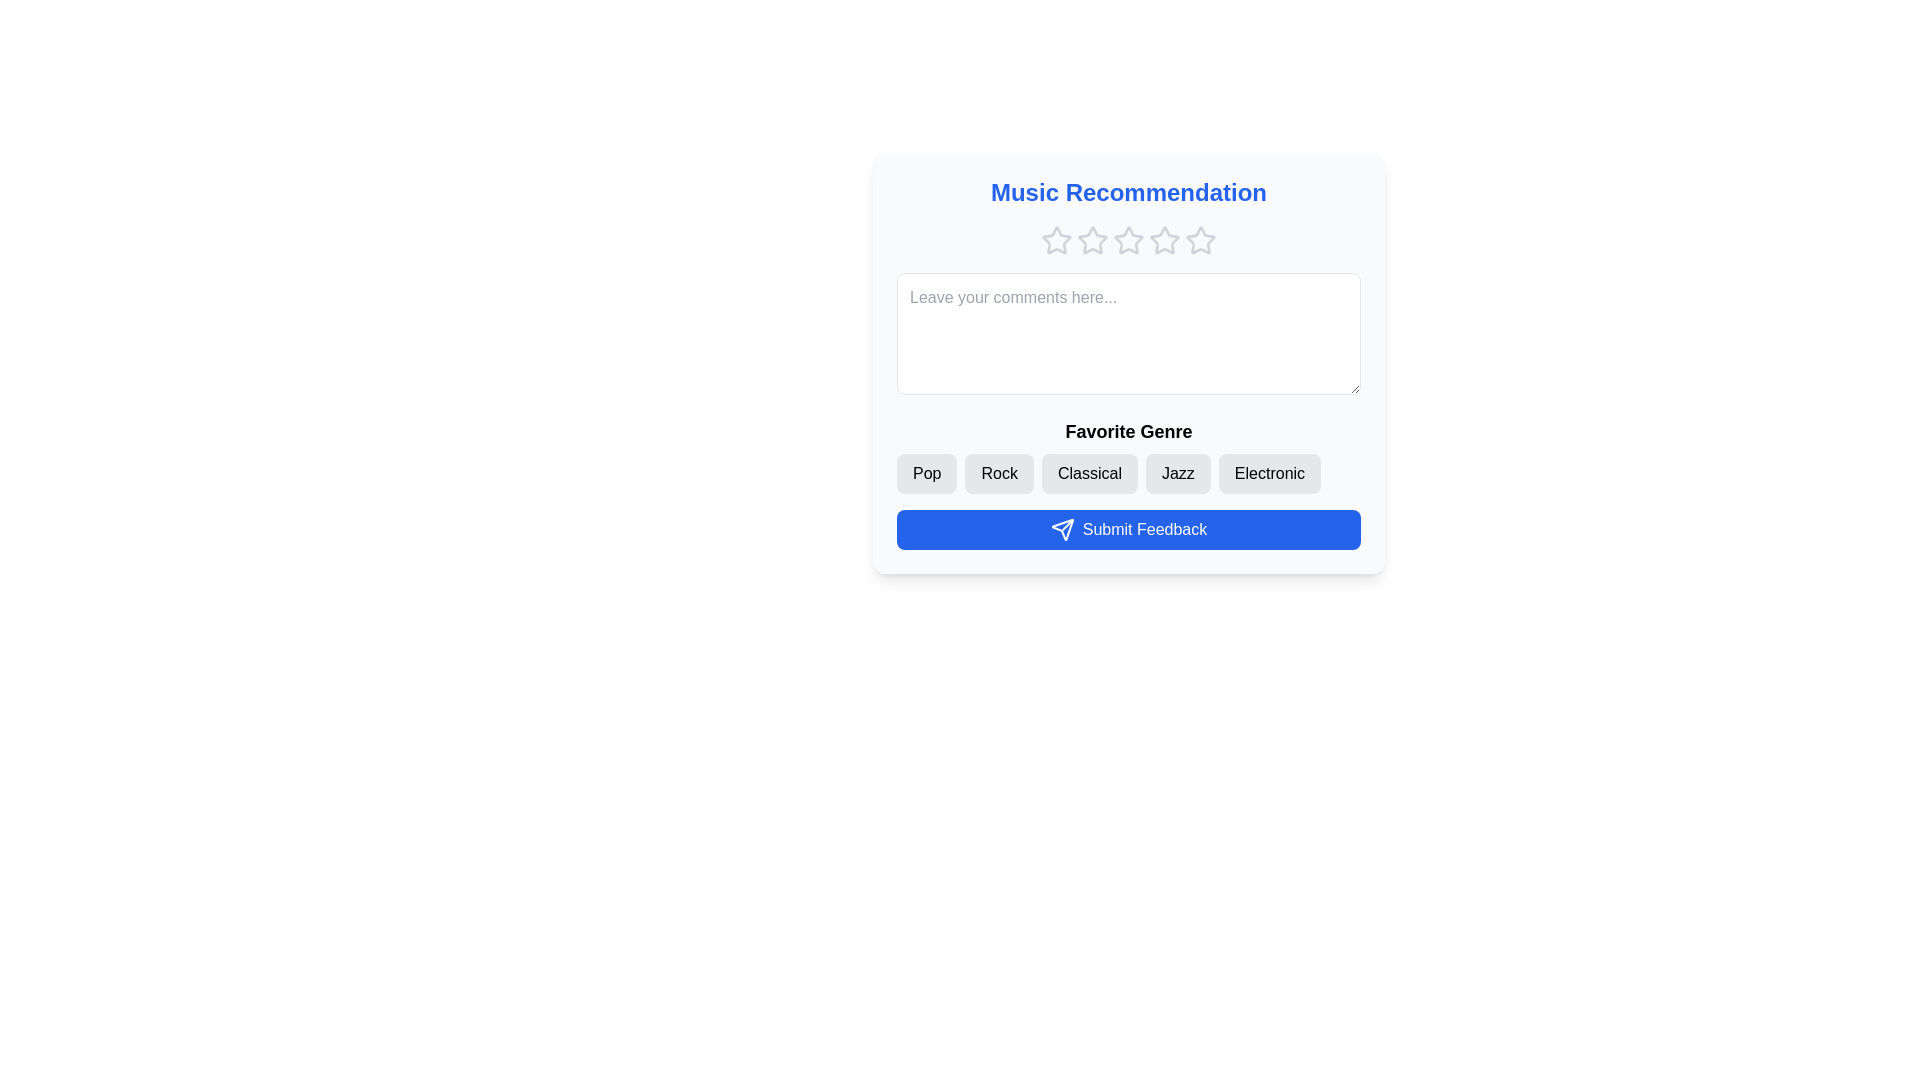  I want to click on the third star icon in the horizontal row of five stars in the 'Music Recommendation' section, so click(1163, 238).